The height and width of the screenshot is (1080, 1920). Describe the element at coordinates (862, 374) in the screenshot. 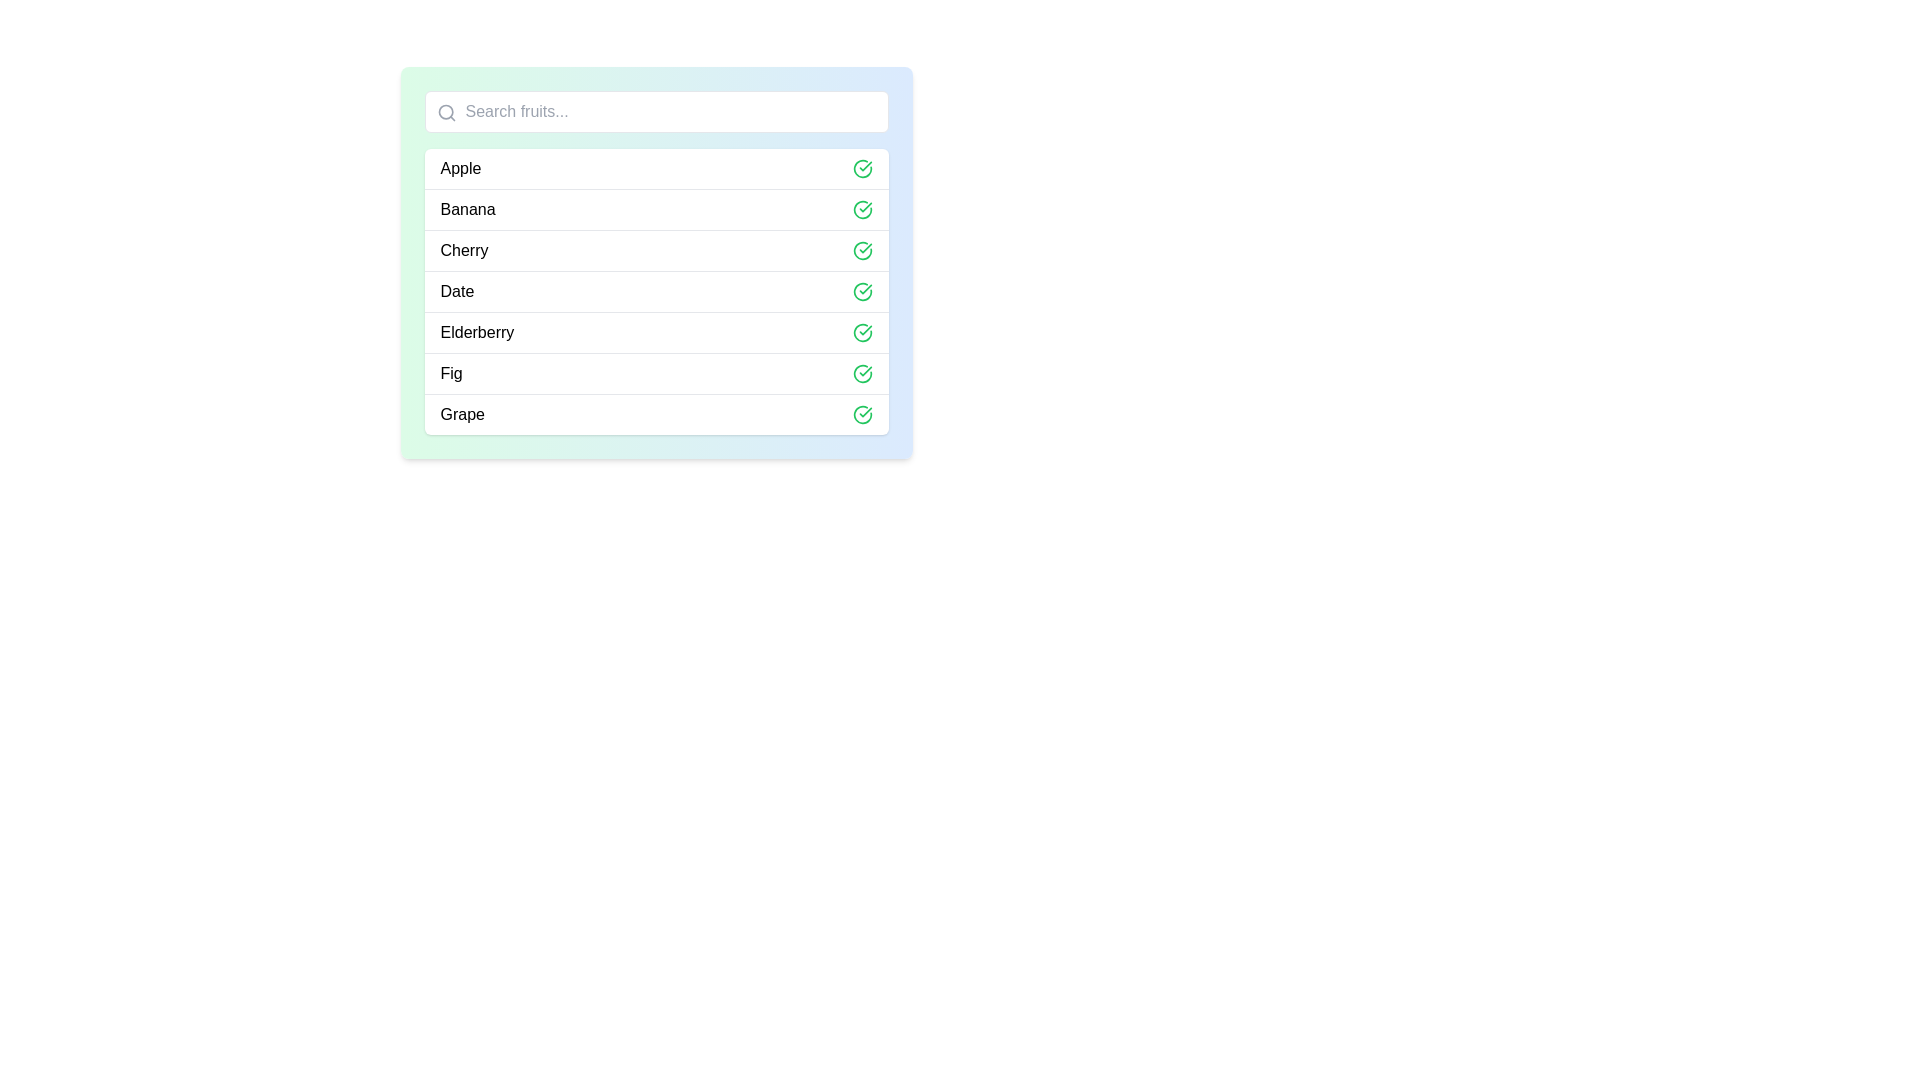

I see `the affirmative state icon located to the right of the text 'Fig', indicating successful completion` at that location.